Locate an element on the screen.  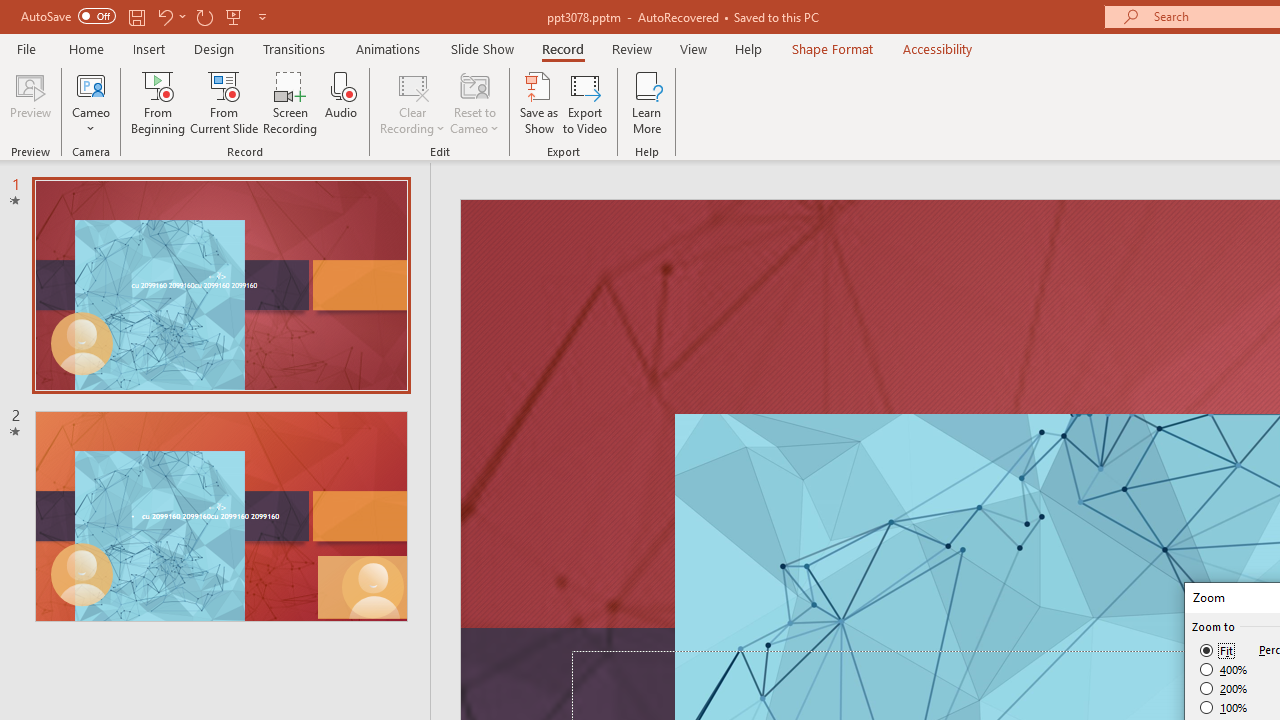
'Export to Video' is located at coordinates (584, 103).